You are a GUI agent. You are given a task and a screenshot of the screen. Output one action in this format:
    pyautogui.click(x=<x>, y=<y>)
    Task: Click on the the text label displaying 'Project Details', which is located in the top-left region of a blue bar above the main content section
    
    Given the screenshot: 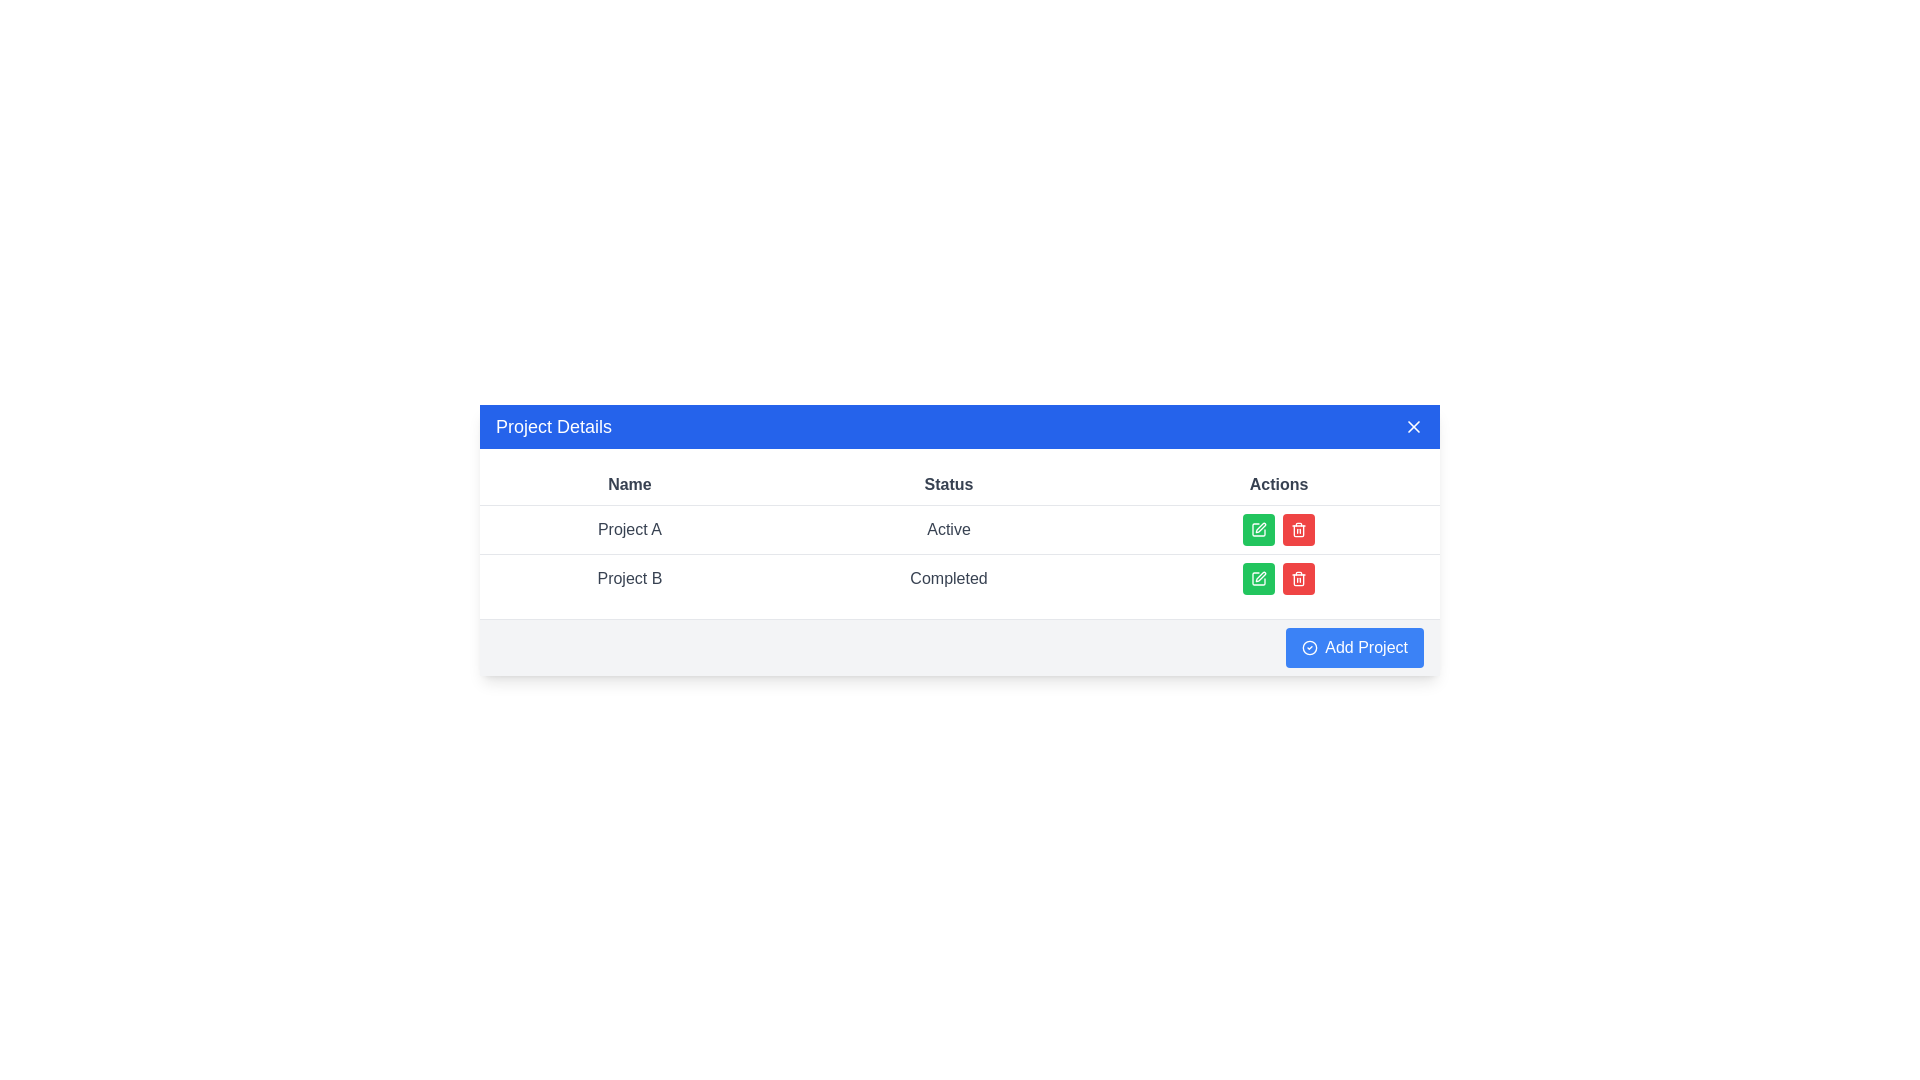 What is the action you would take?
    pyautogui.click(x=554, y=425)
    